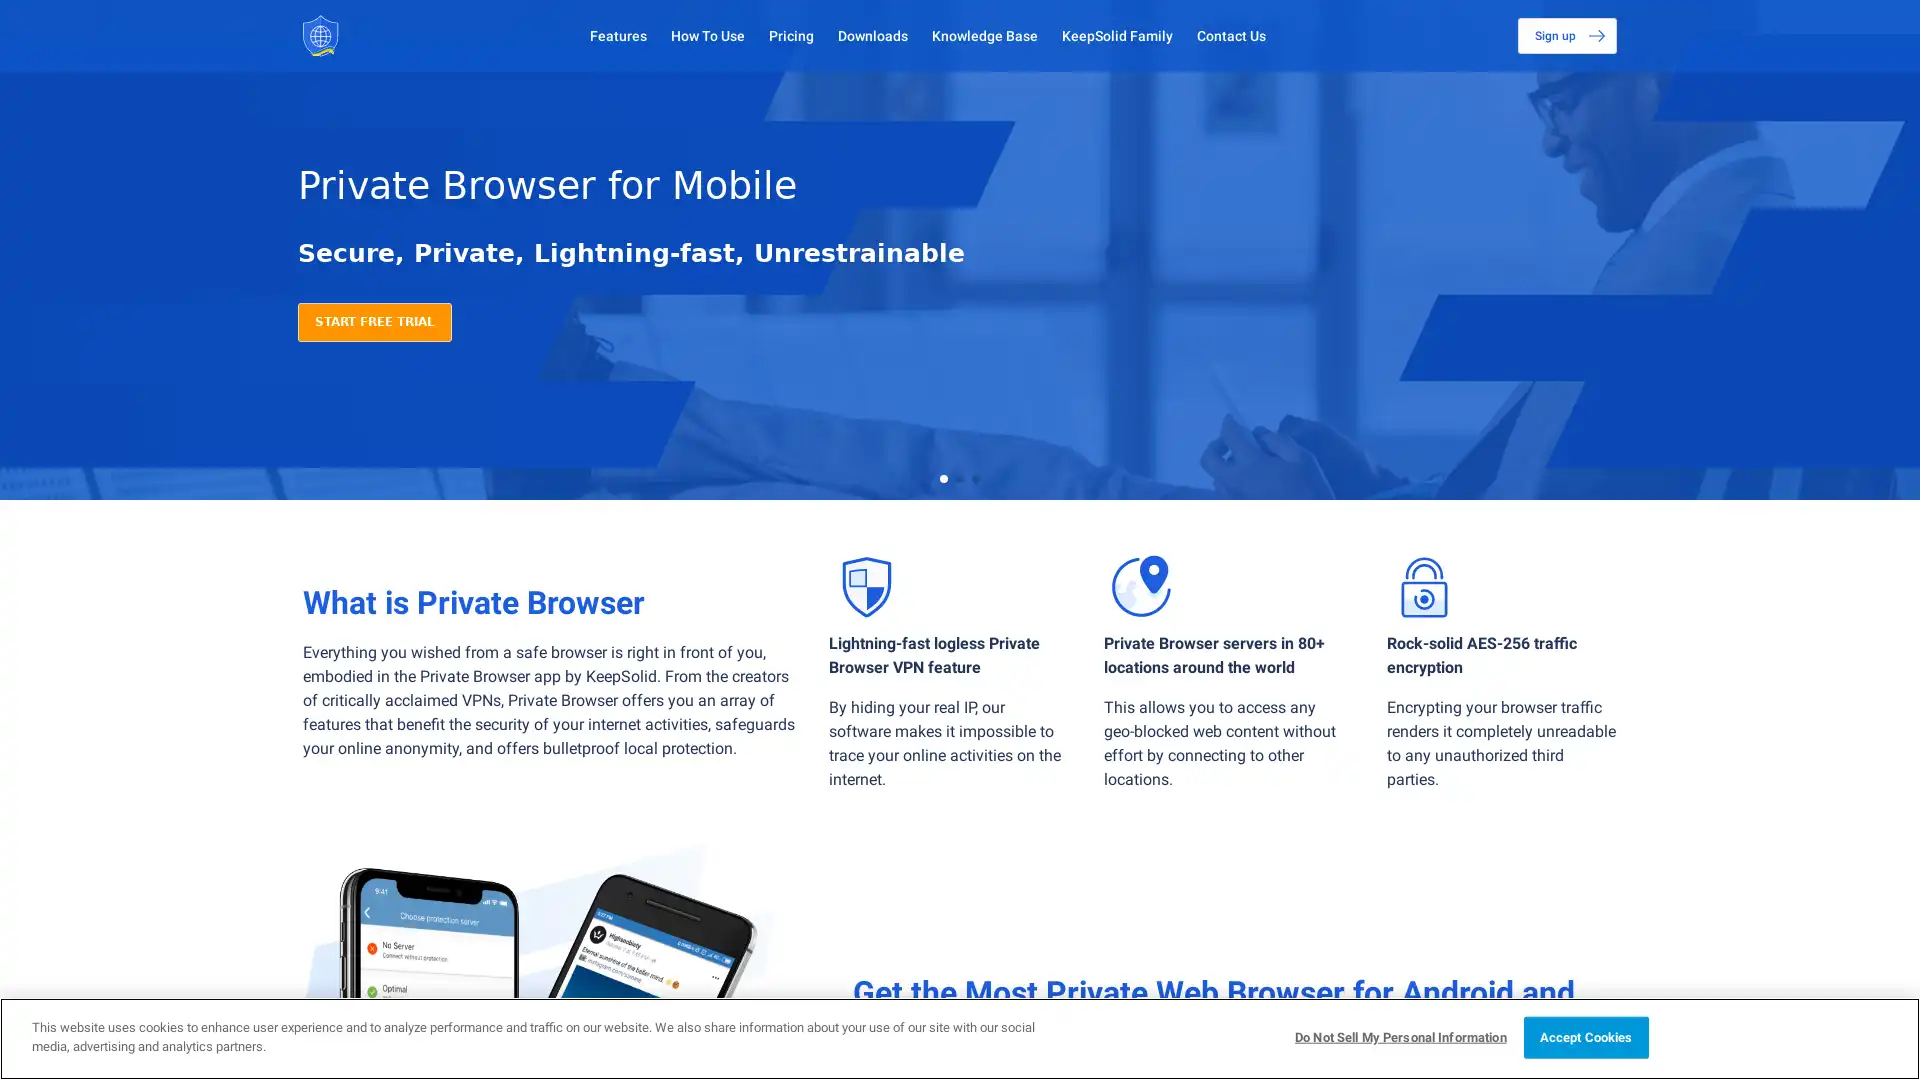 This screenshot has width=1920, height=1080. What do you see at coordinates (943, 478) in the screenshot?
I see `Go to slide 1` at bounding box center [943, 478].